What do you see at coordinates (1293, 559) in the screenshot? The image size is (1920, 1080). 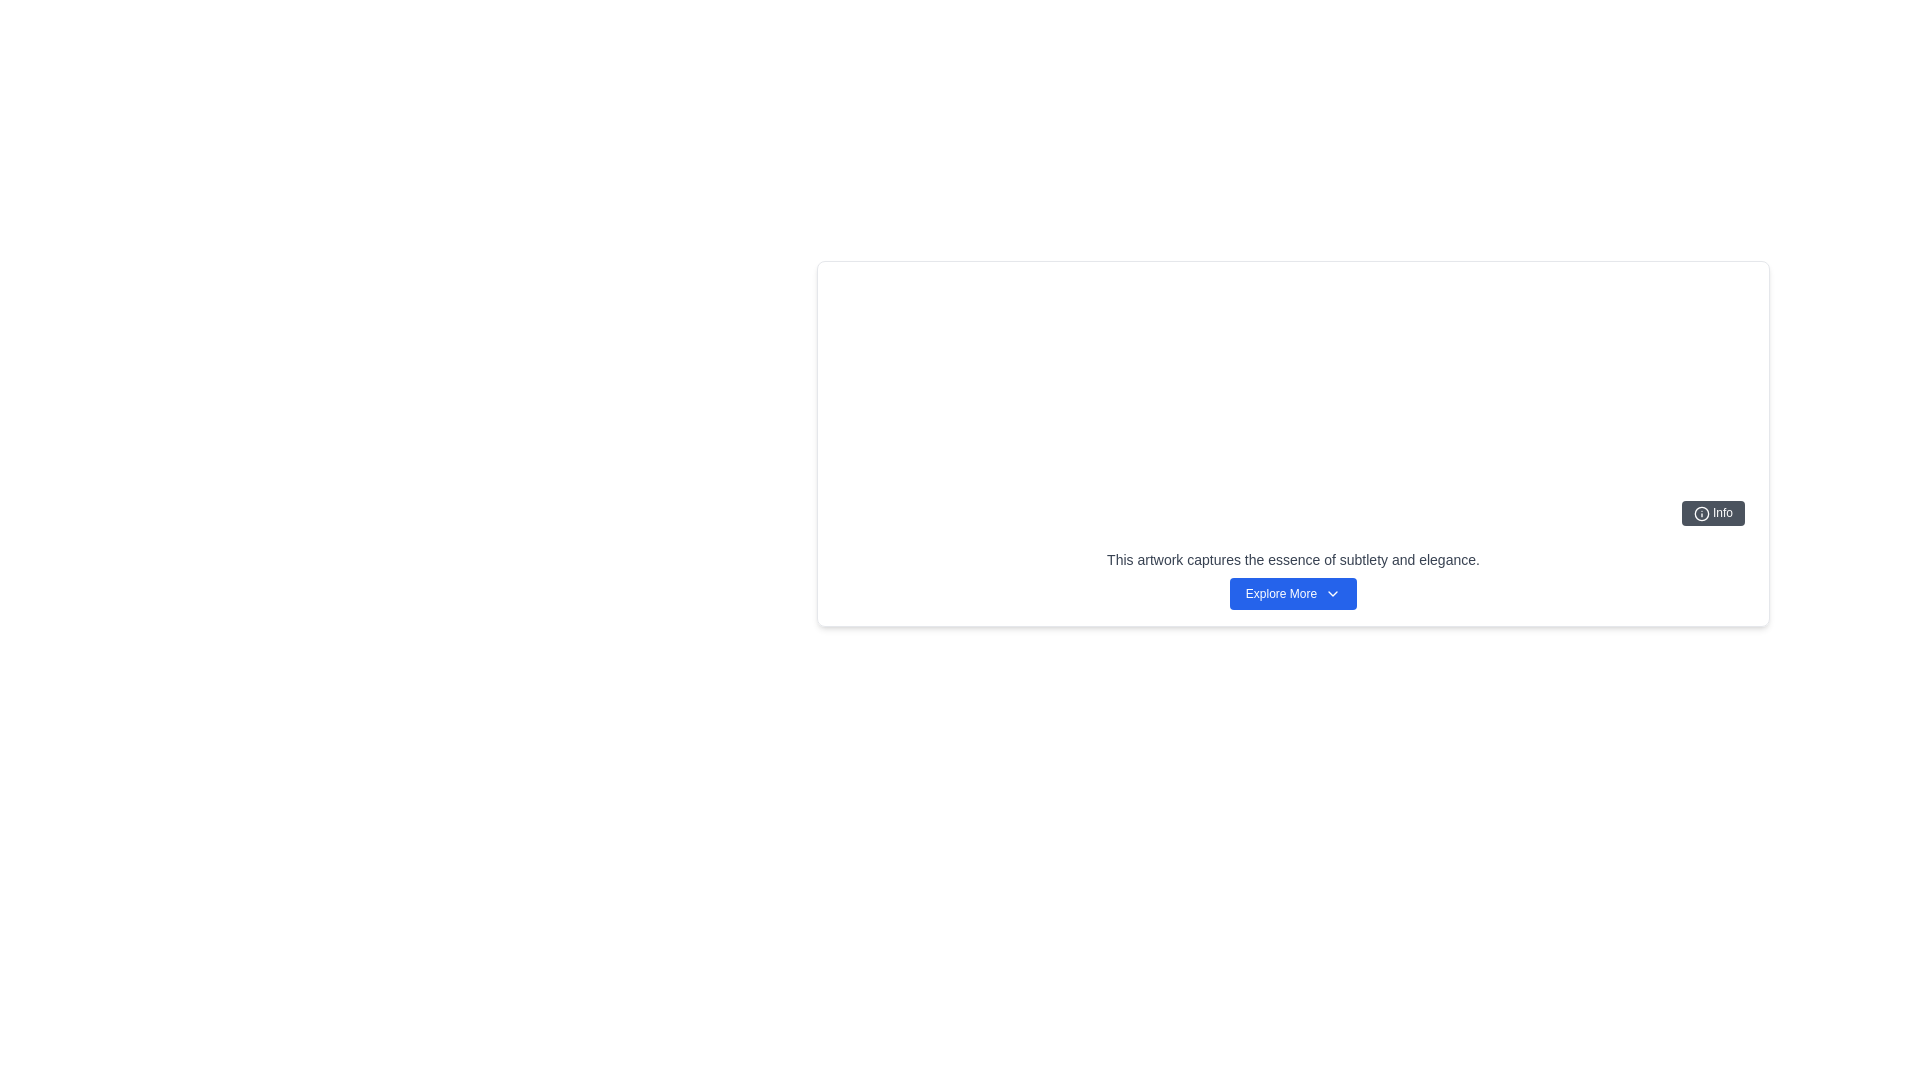 I see `the text display that provides a description or caption about featured artwork, located centrally in a bordered box below the 'Info' icon and above the 'Explore More' blue button` at bounding box center [1293, 559].